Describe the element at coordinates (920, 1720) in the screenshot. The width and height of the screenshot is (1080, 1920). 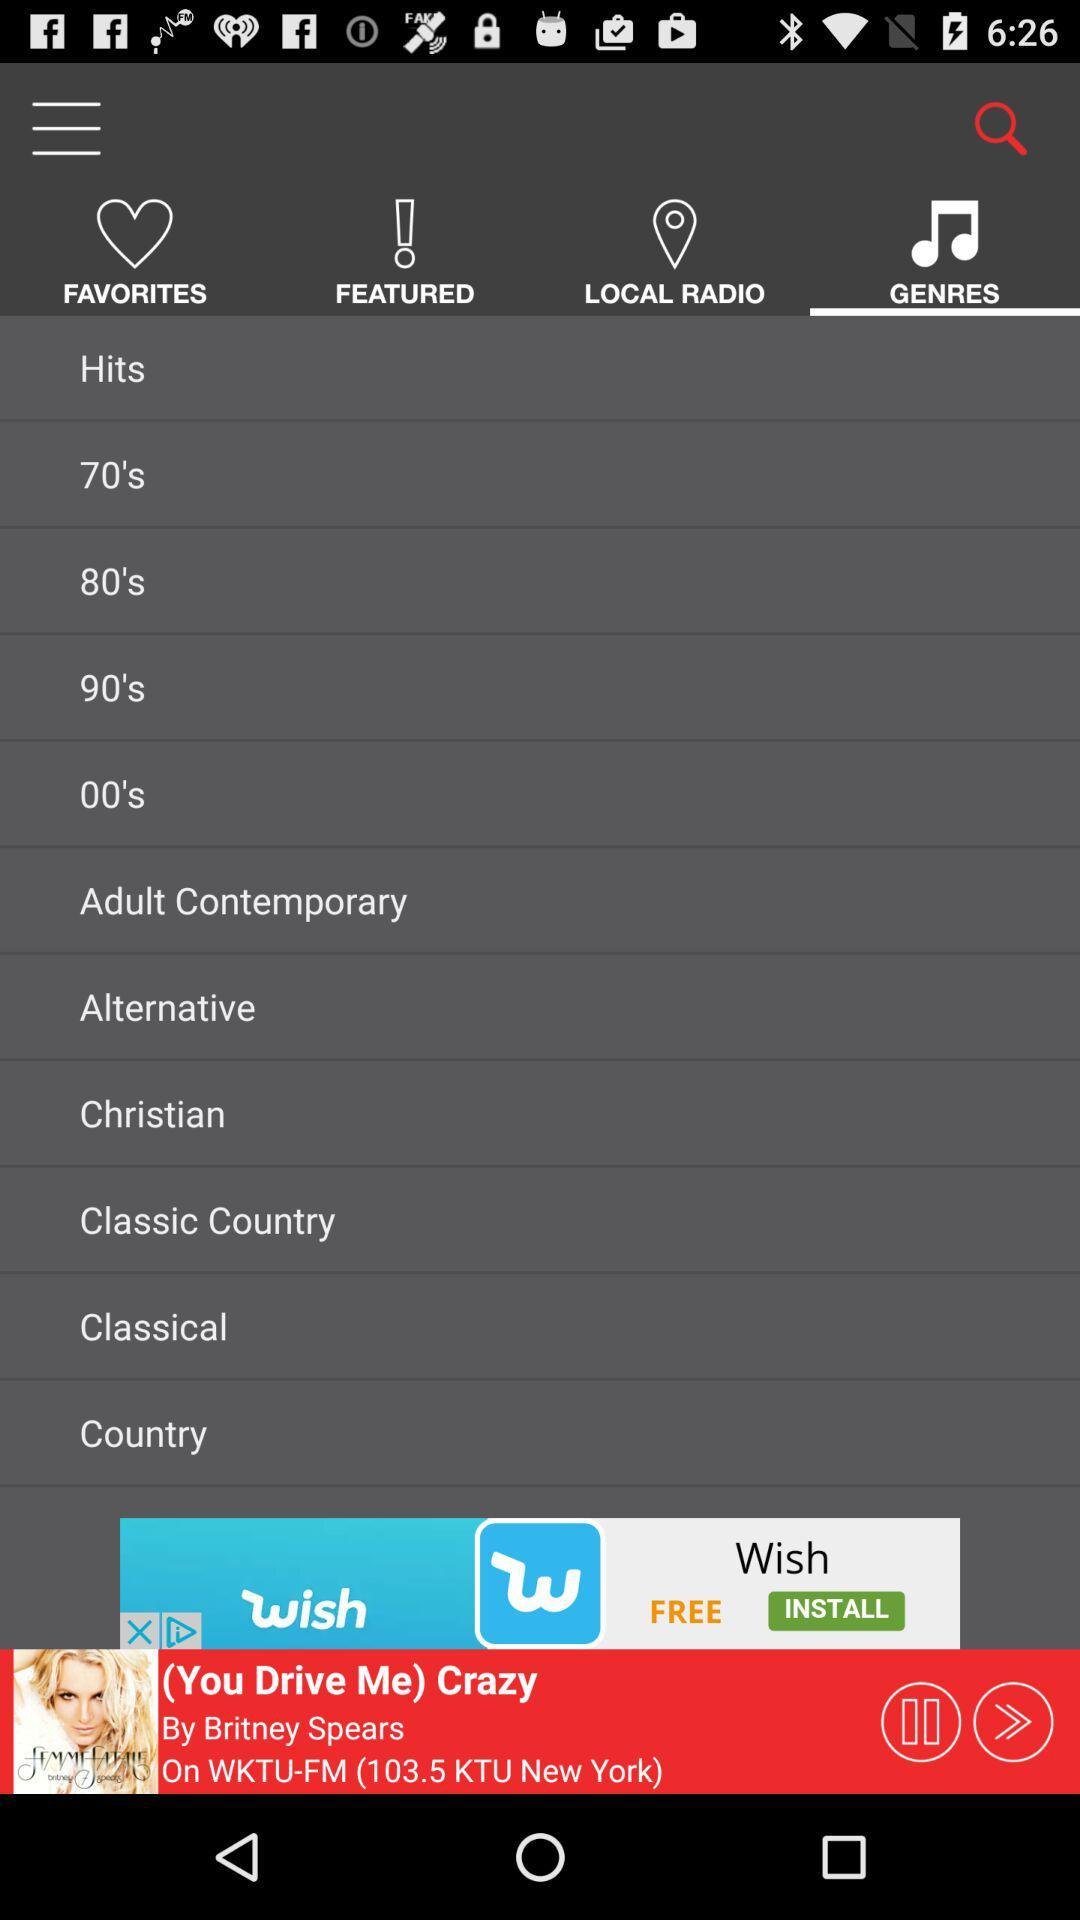
I see `pause the song` at that location.